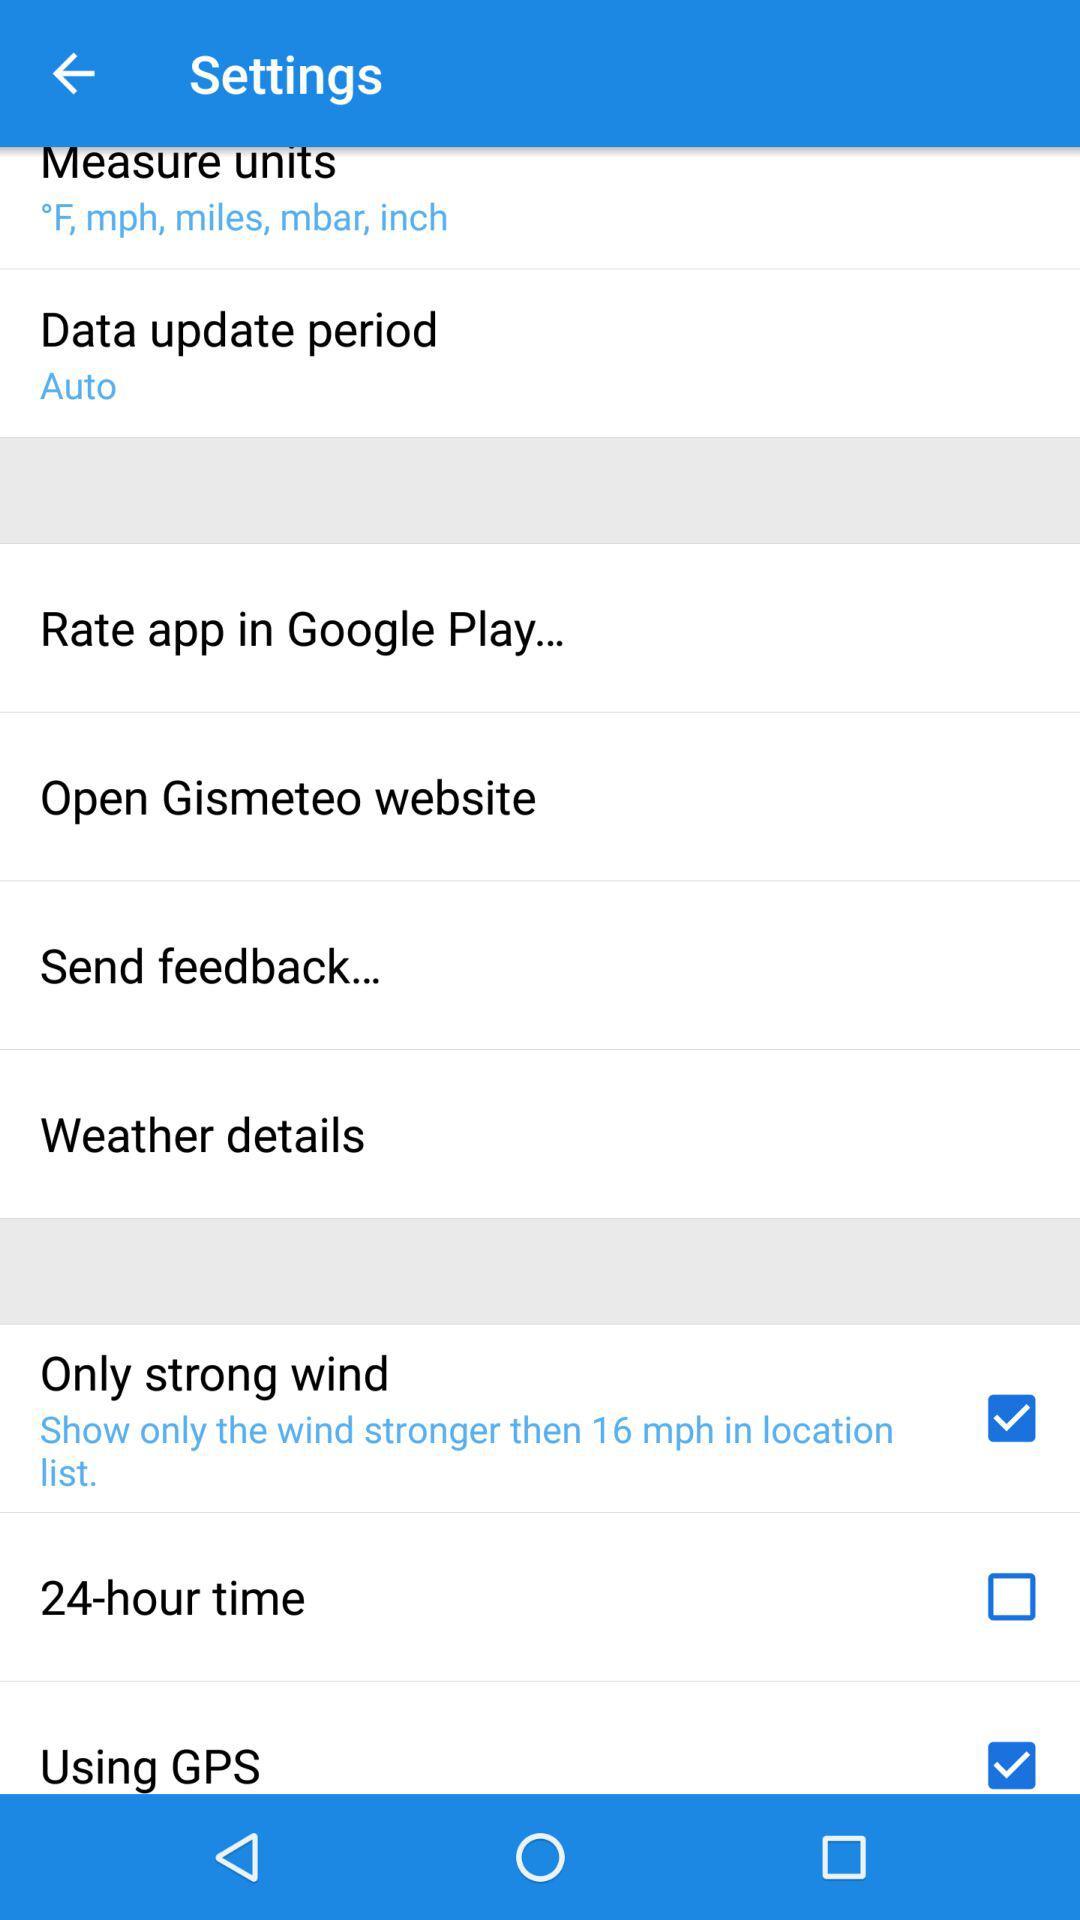 This screenshot has width=1080, height=1920. What do you see at coordinates (1011, 1596) in the screenshot?
I see `the last 2nd icon` at bounding box center [1011, 1596].